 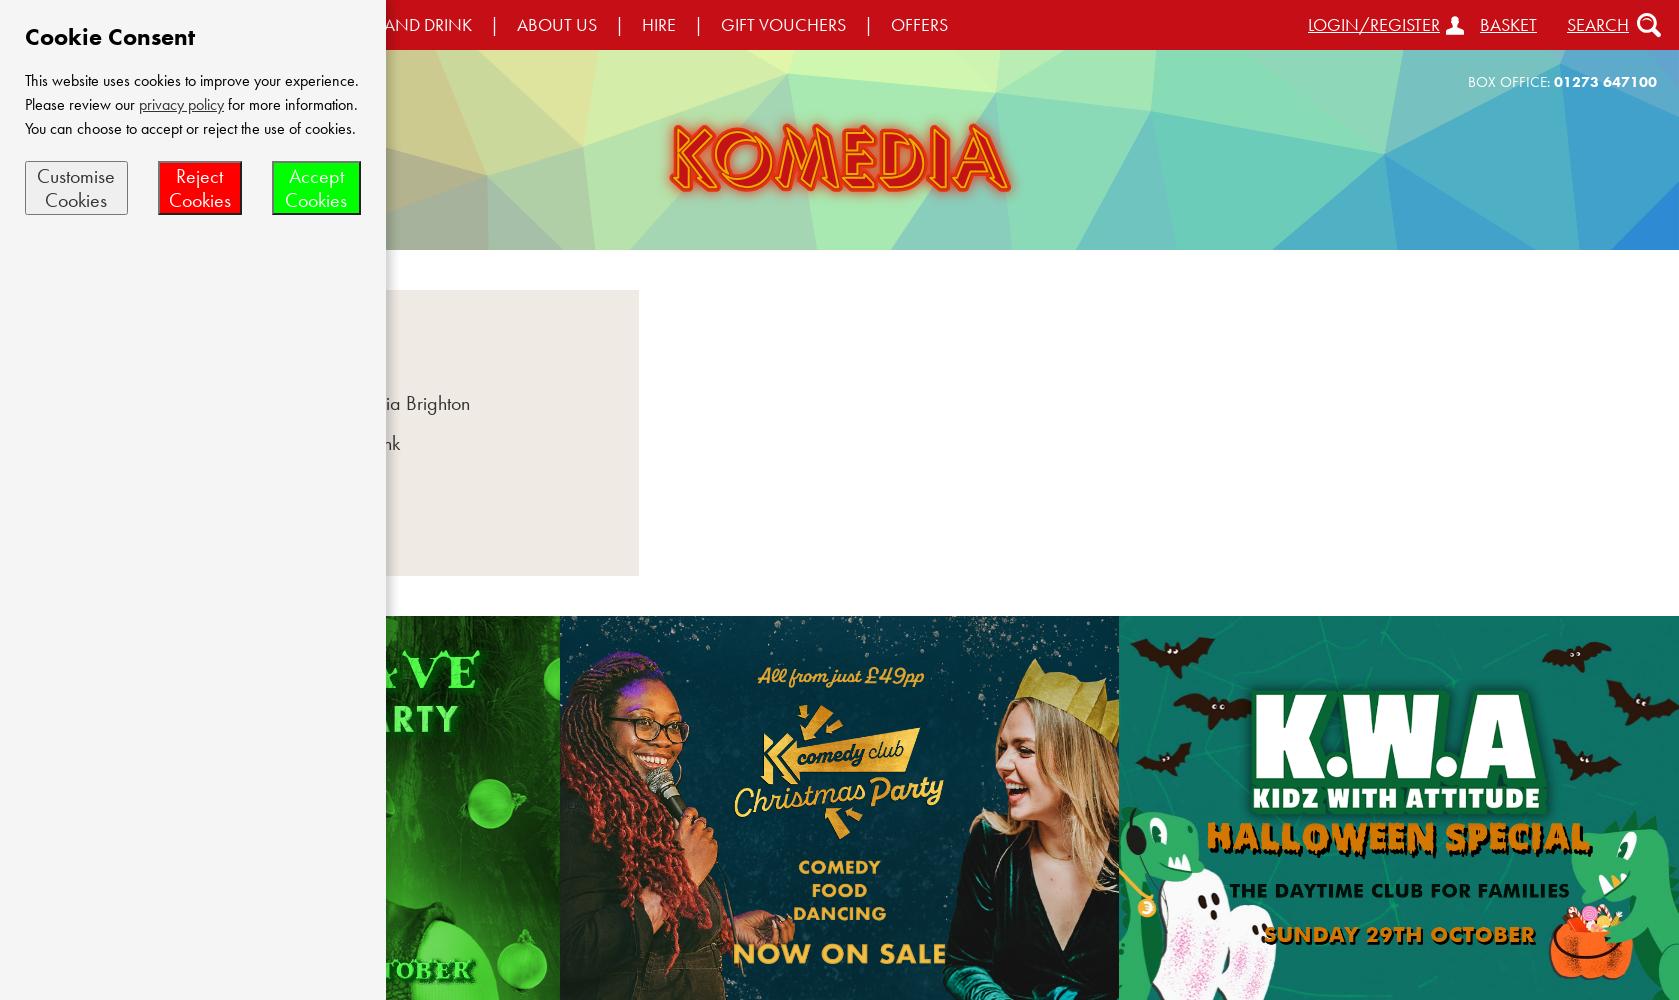 I want to click on 'privacy policy', so click(x=139, y=103).